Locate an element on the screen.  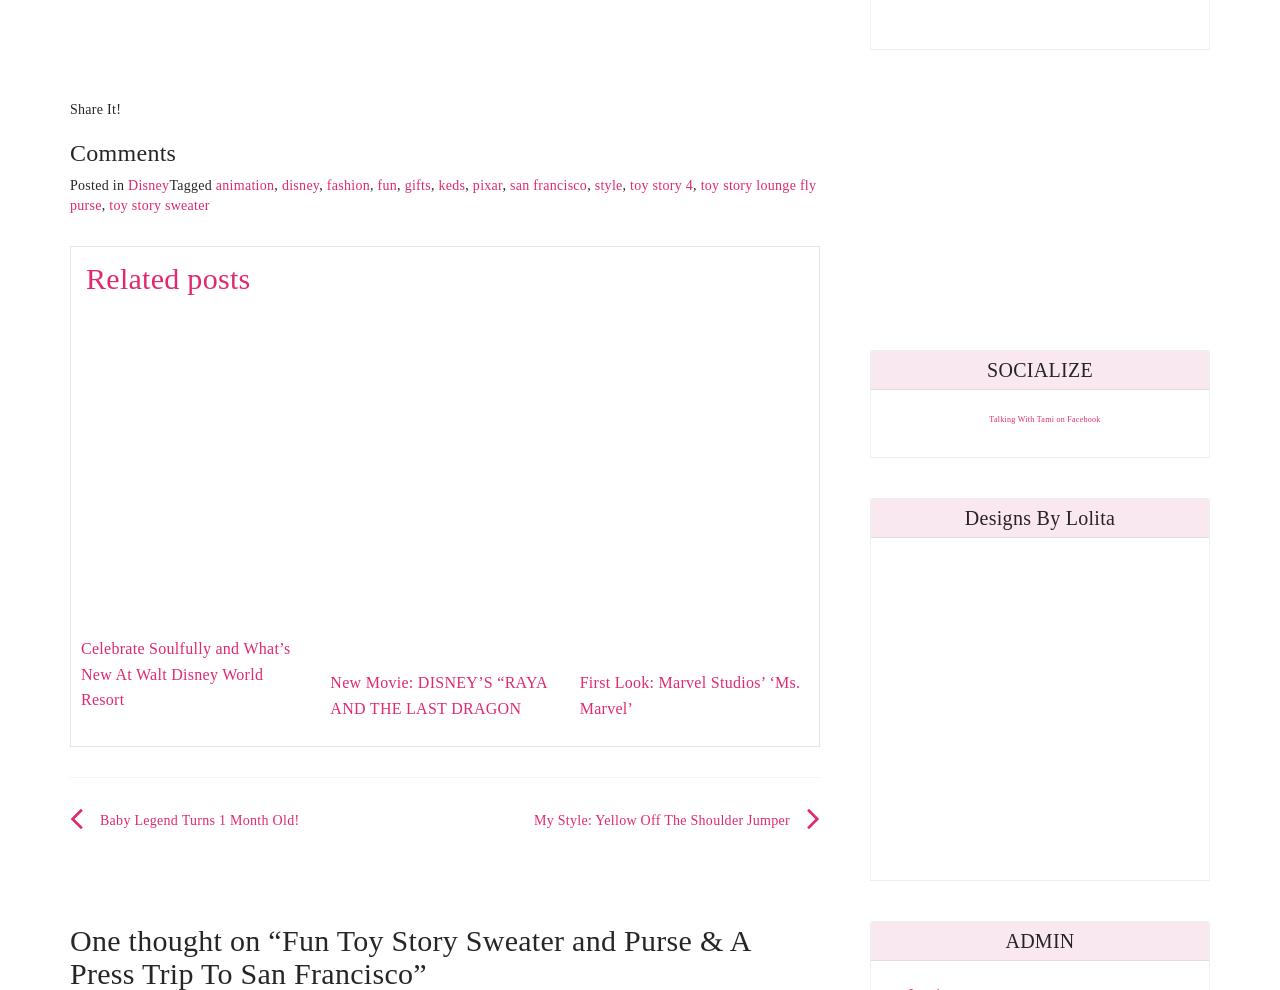
'One thought on “' is located at coordinates (175, 938).